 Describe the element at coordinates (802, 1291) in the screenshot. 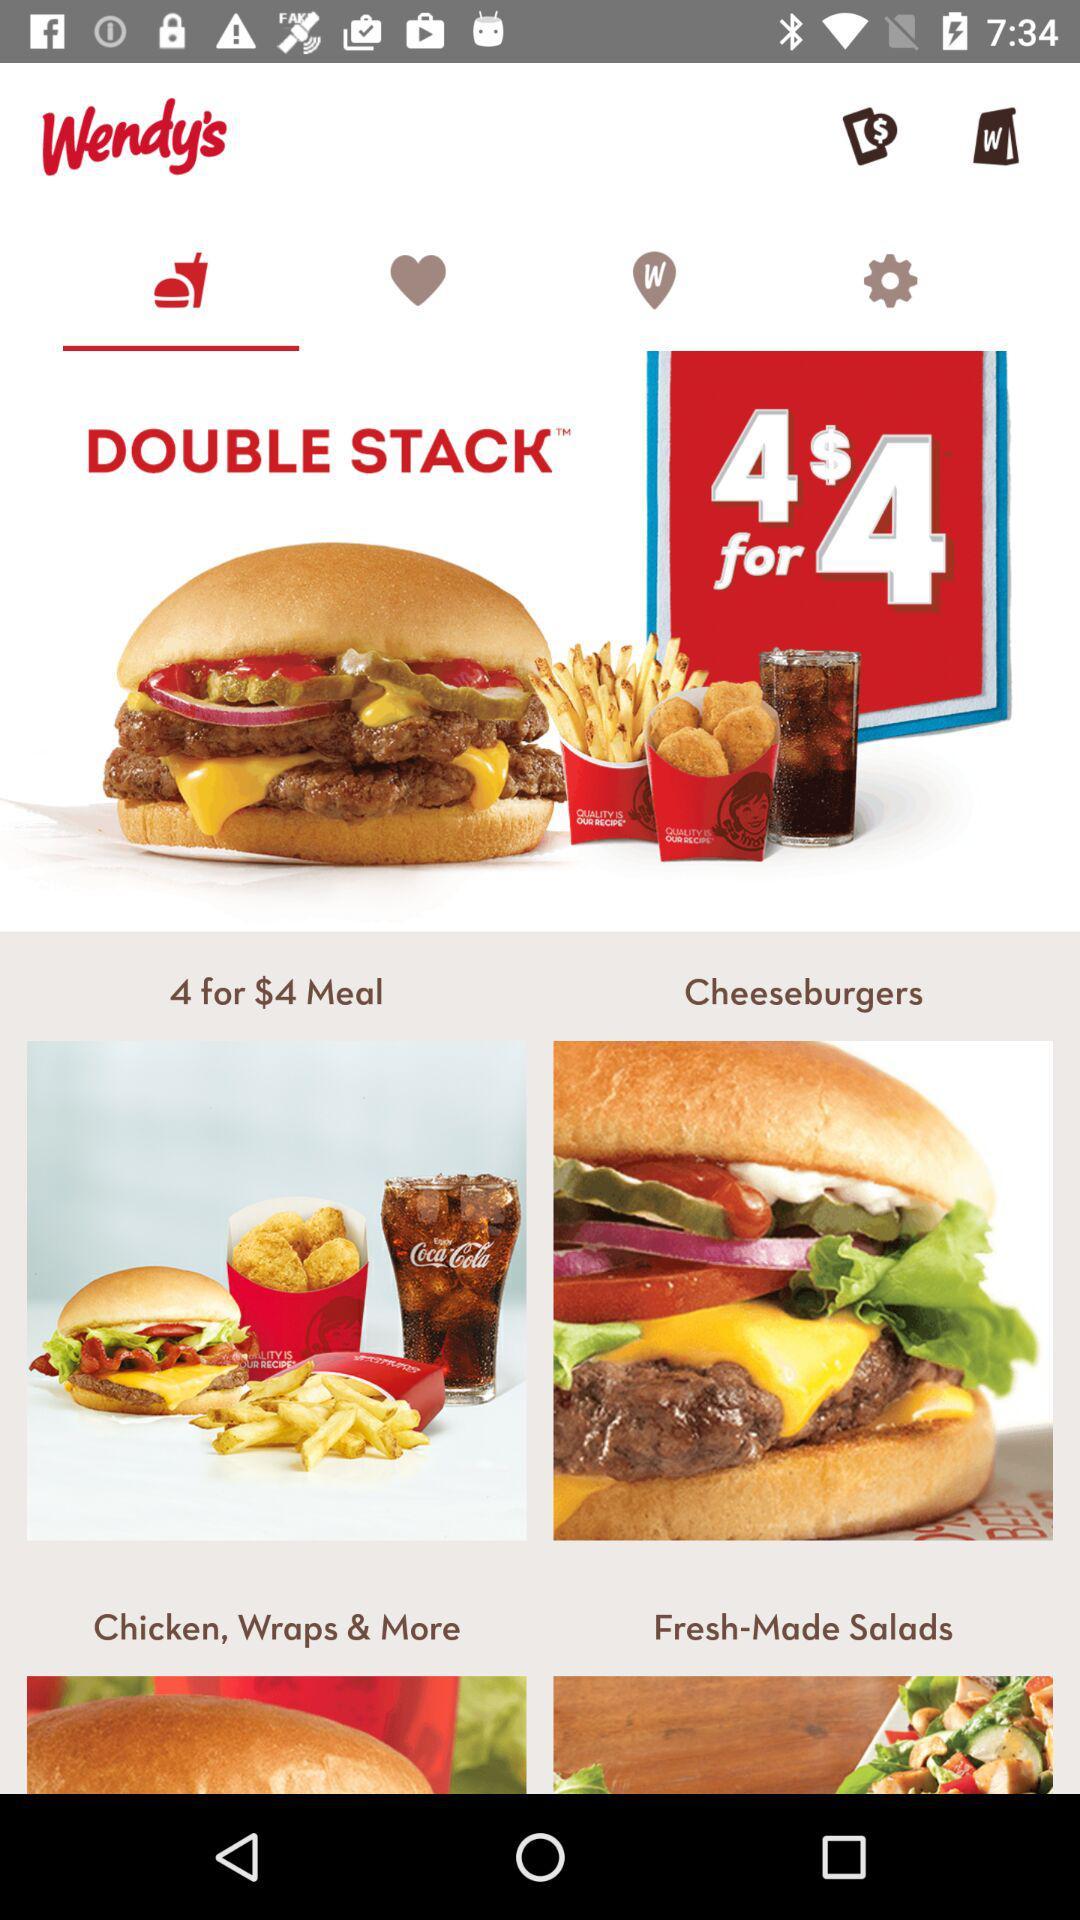

I see `the image which is below text cheeseburgers` at that location.